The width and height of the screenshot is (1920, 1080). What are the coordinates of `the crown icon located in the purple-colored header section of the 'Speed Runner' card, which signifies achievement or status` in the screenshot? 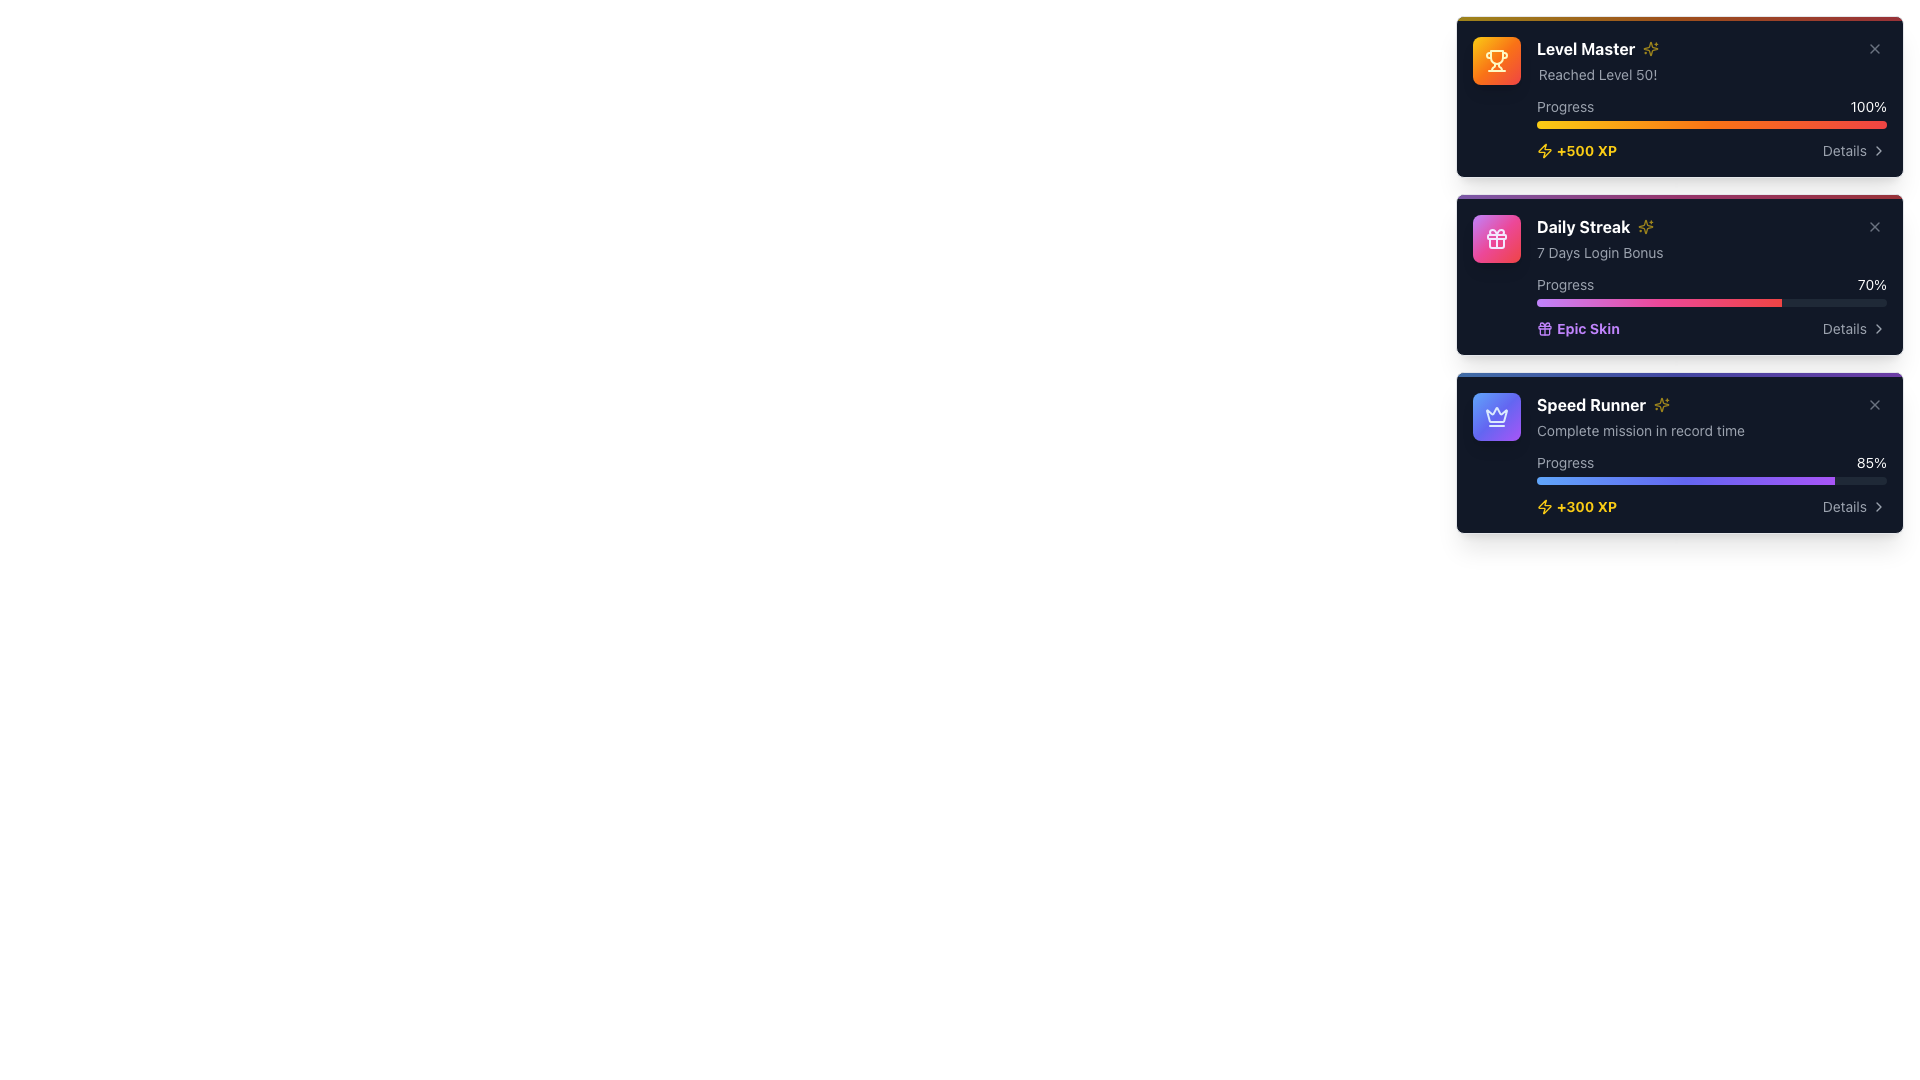 It's located at (1497, 414).